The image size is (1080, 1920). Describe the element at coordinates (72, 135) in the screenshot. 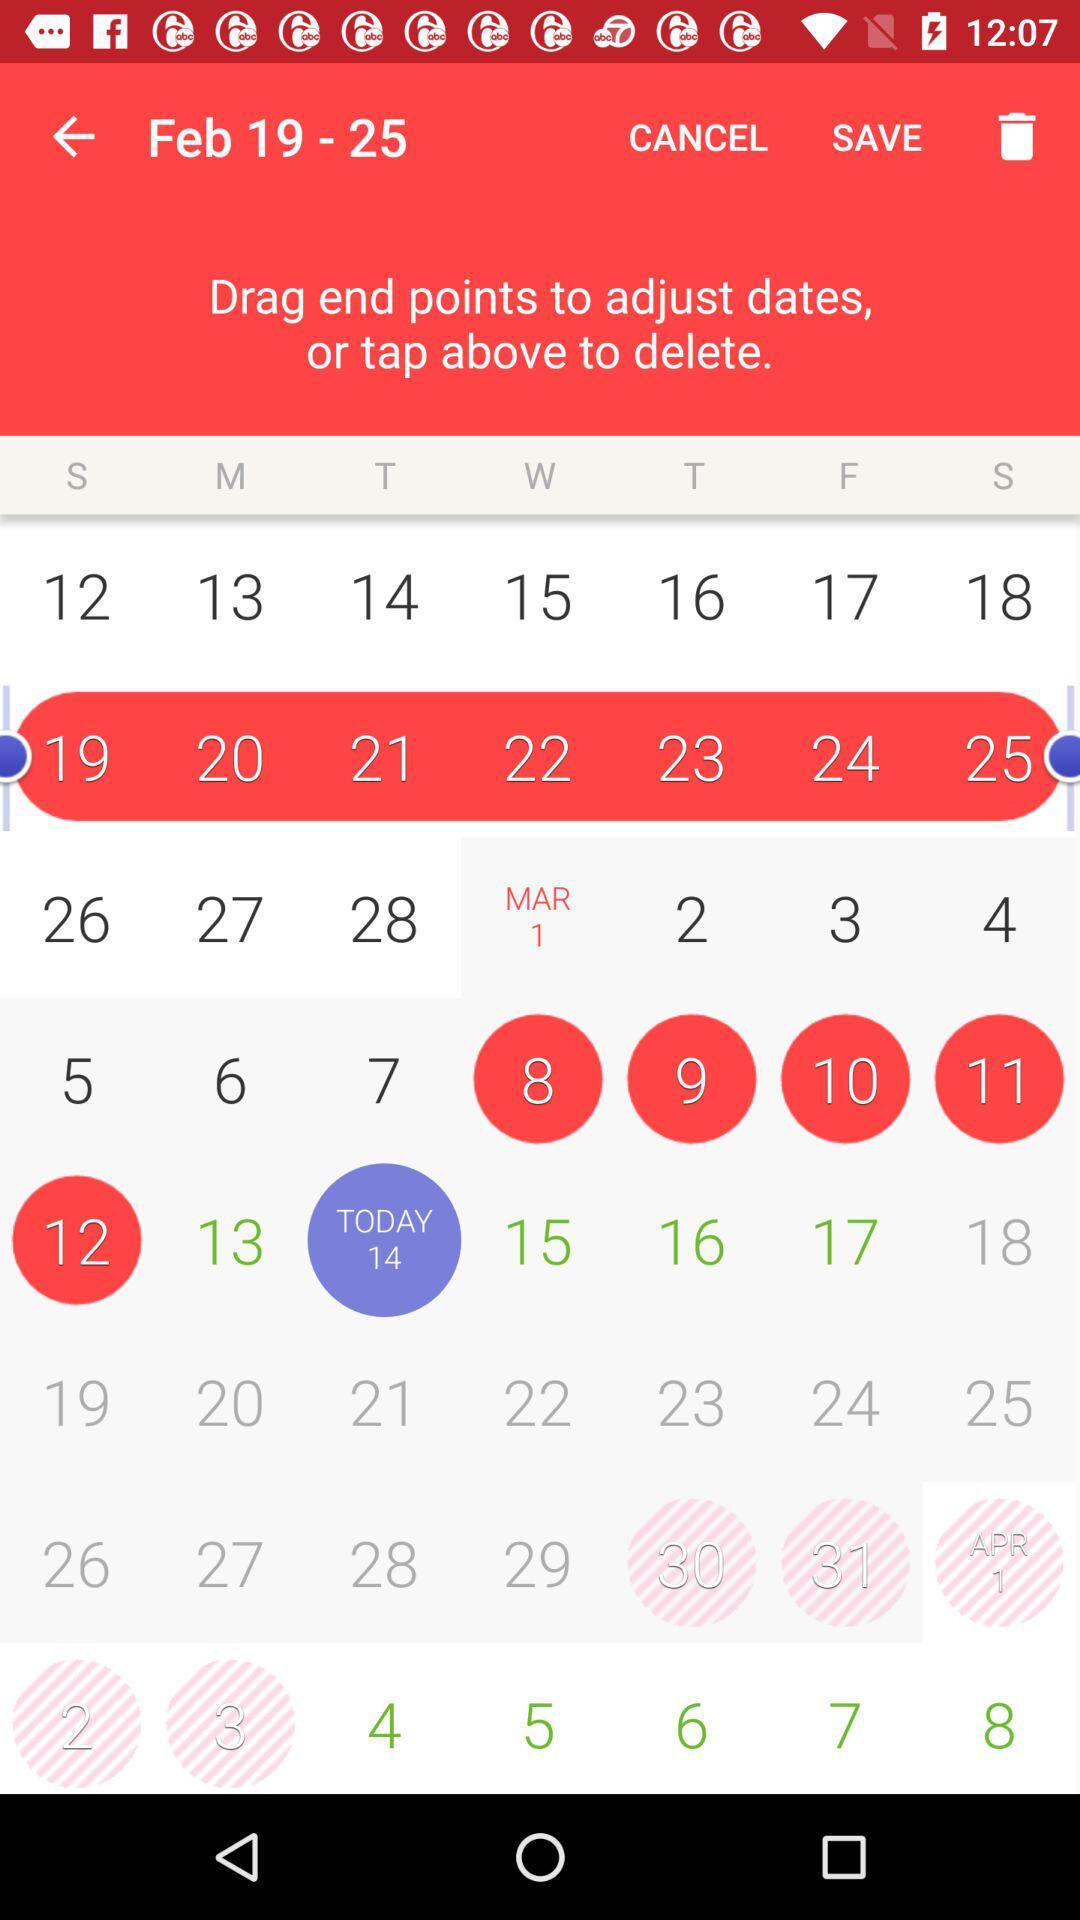

I see `the item next to the edit period item` at that location.